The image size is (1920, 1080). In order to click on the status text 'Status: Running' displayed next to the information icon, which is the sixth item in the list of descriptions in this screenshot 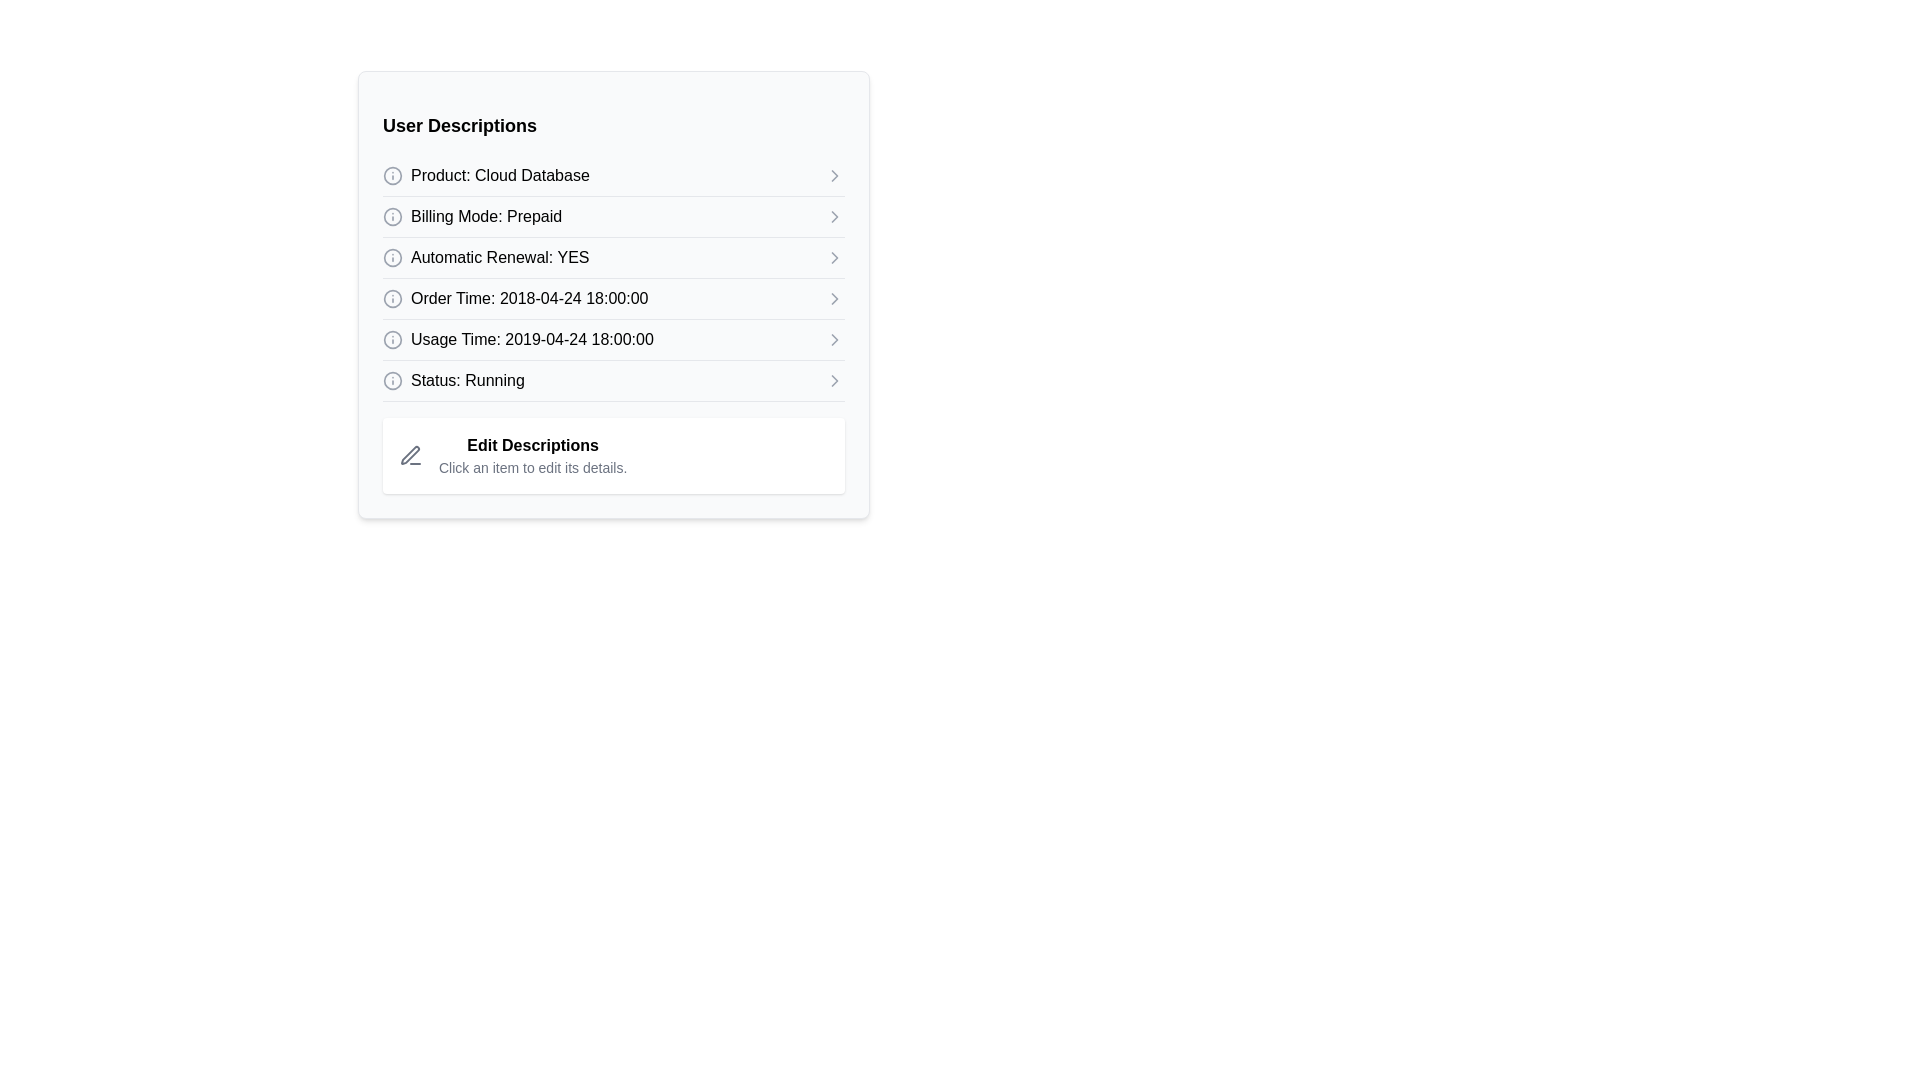, I will do `click(452, 381)`.